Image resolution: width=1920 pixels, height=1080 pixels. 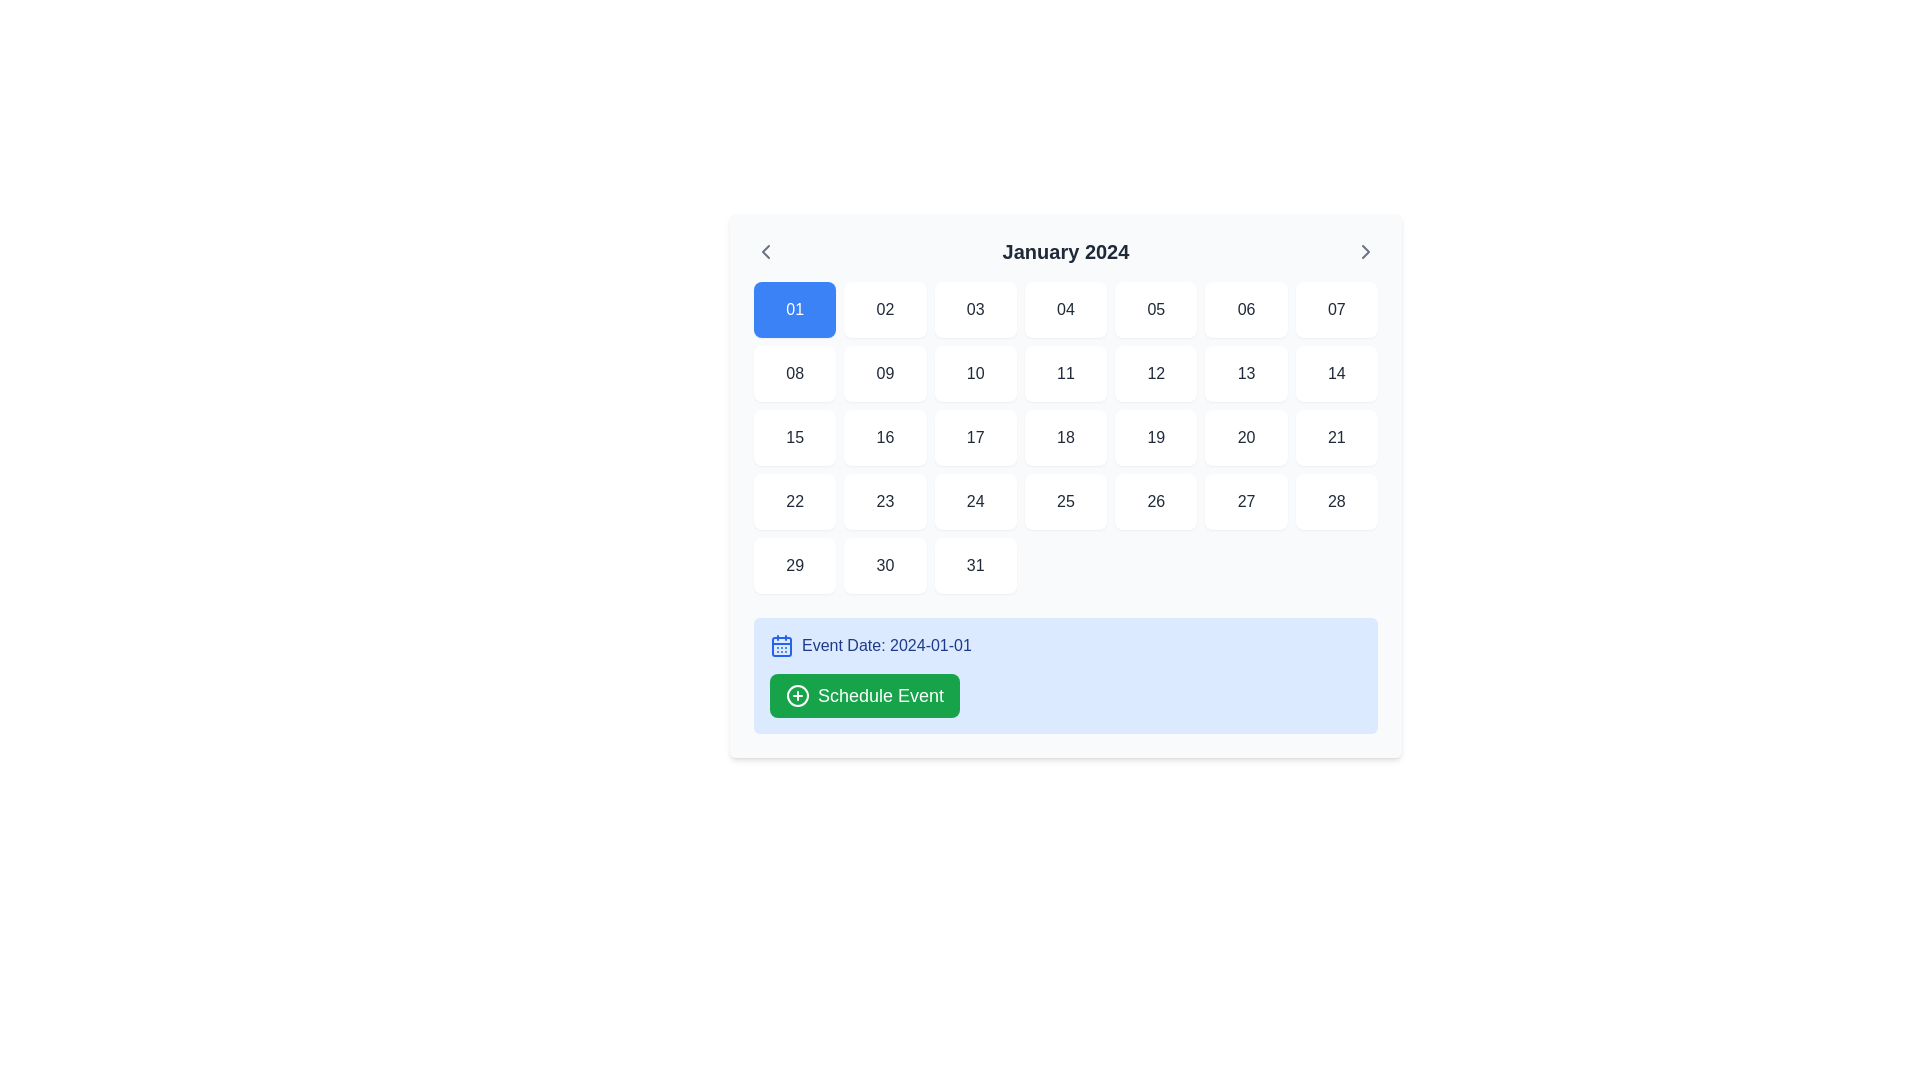 I want to click on text displayed in the bold, dark gray text label that shows the month and year 'January 2024', located centrally between the navigation controls, so click(x=1064, y=250).